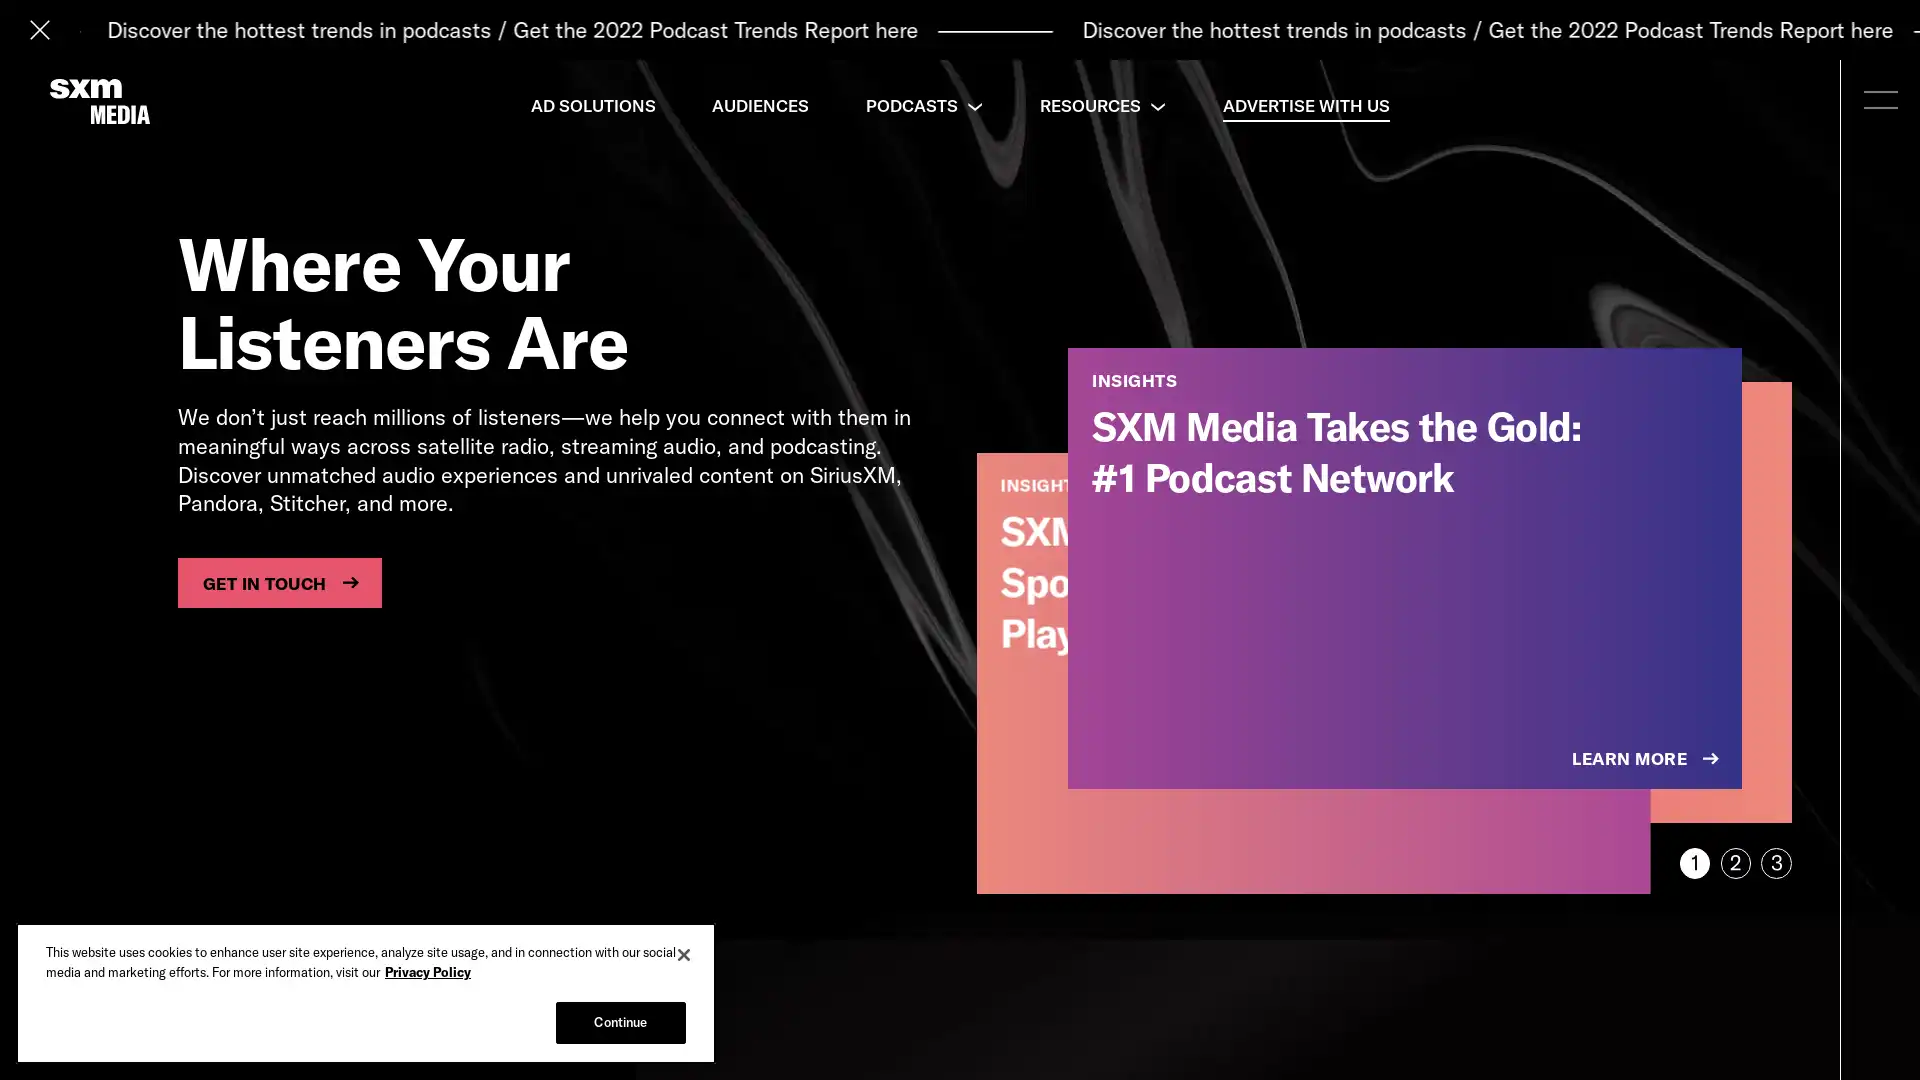  I want to click on 3, so click(1776, 862).